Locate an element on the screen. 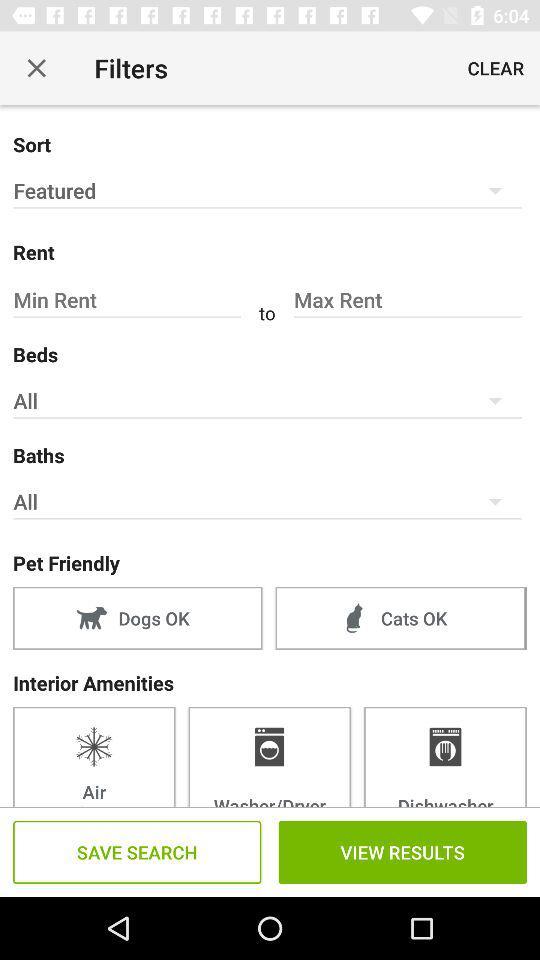  item to the left of cats ok is located at coordinates (136, 617).